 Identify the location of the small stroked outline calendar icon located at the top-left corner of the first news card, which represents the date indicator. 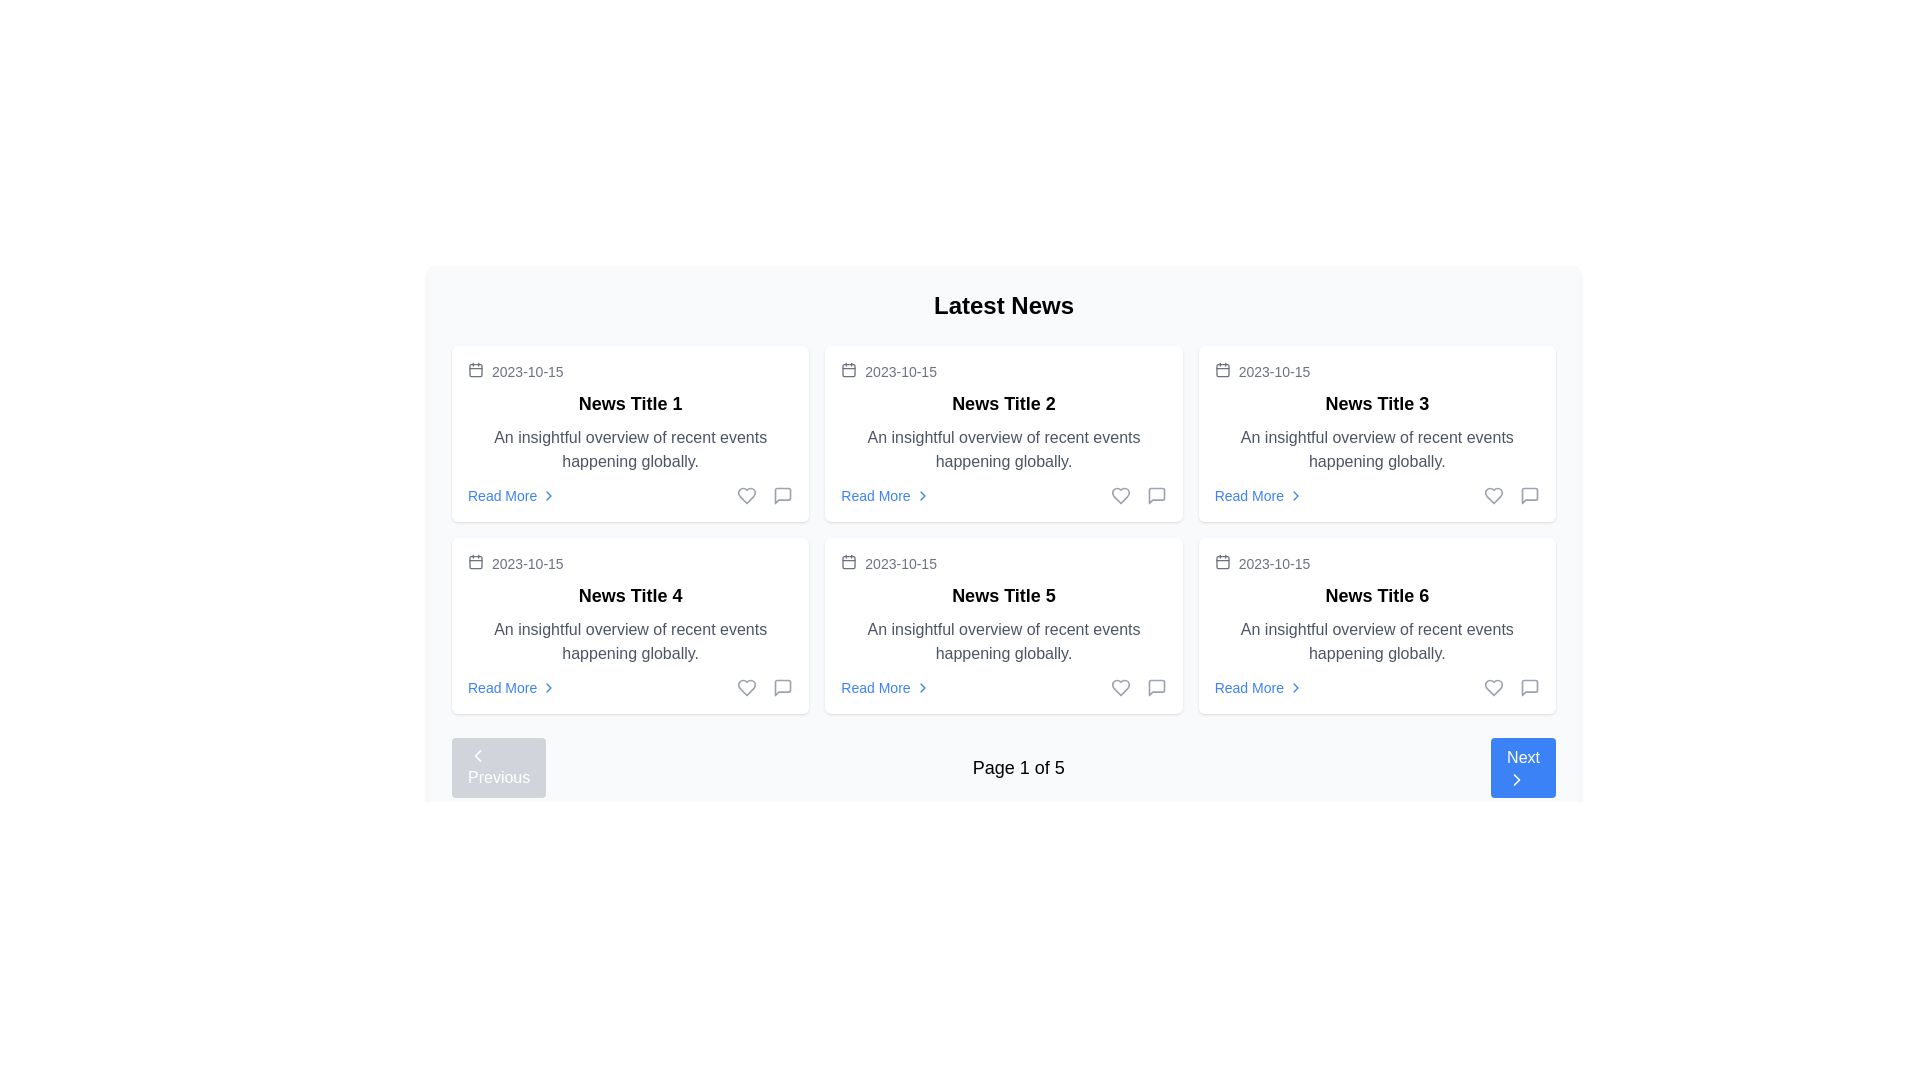
(474, 370).